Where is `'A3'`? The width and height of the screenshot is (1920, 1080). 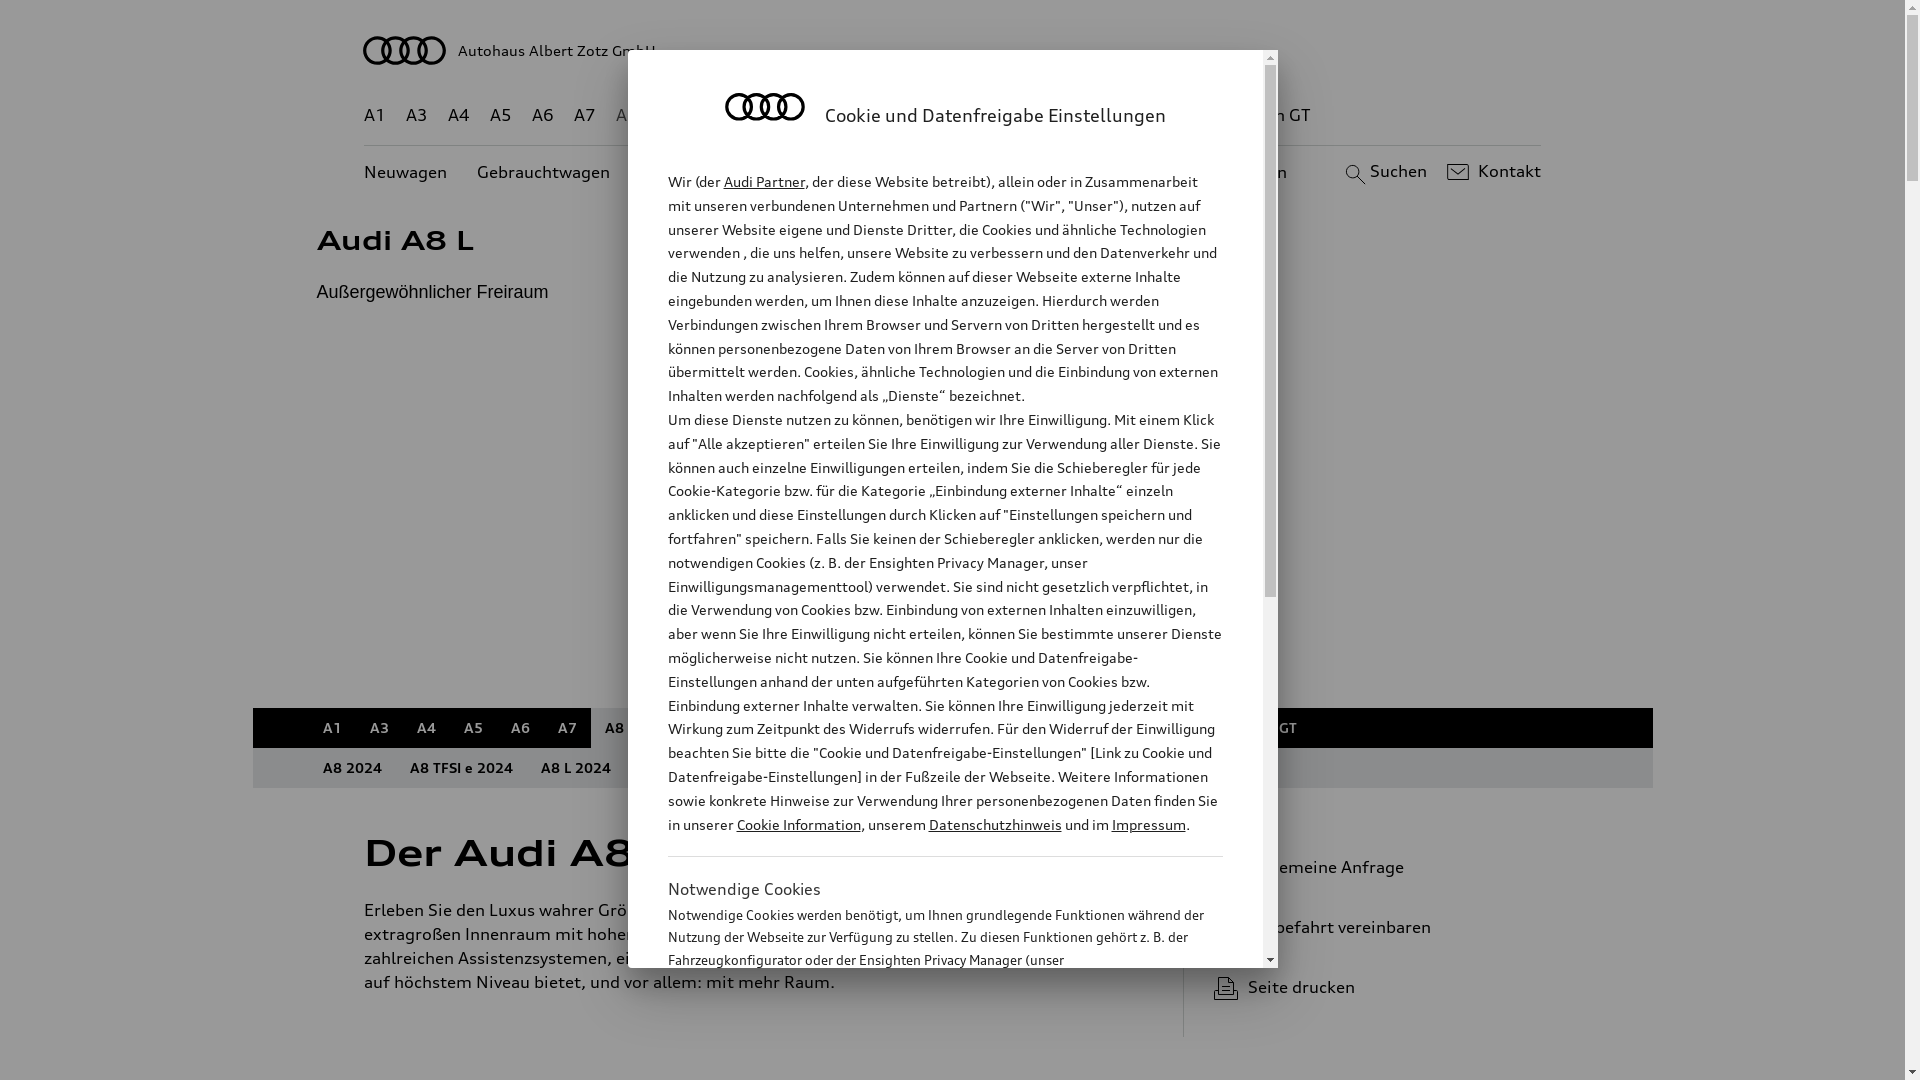 'A3' is located at coordinates (416, 115).